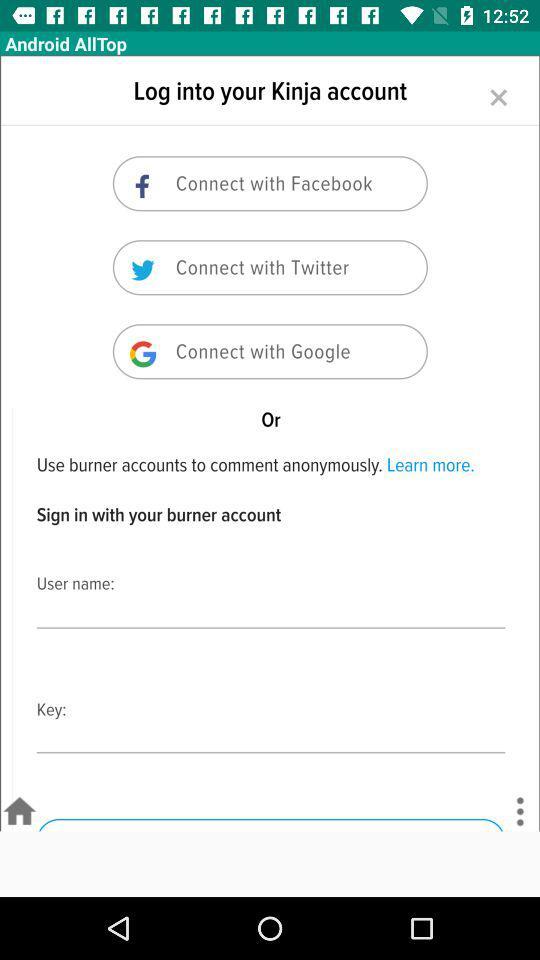 Image resolution: width=540 pixels, height=960 pixels. I want to click on home option, so click(18, 811).